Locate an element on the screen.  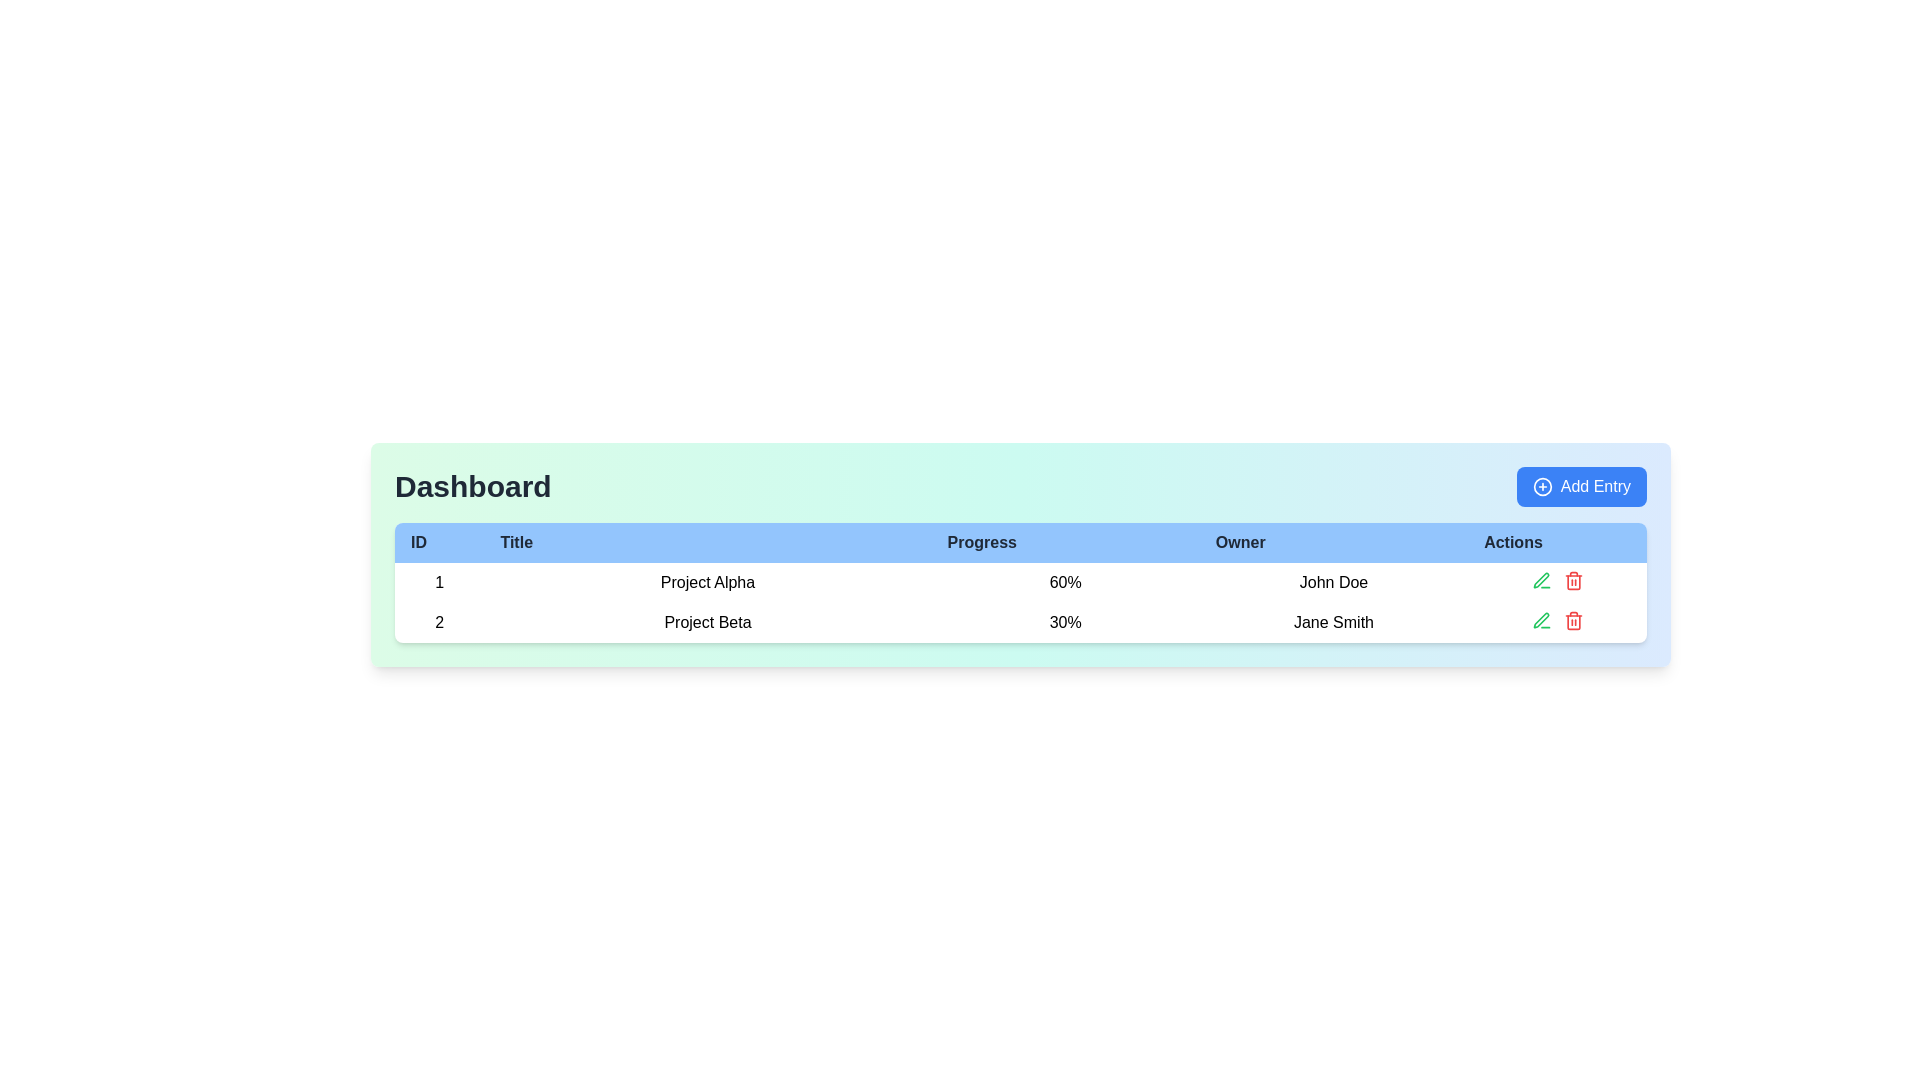
the green icon button resembling a pen or pencil located in the 'Actions' column of the second row in the table is located at coordinates (1540, 619).